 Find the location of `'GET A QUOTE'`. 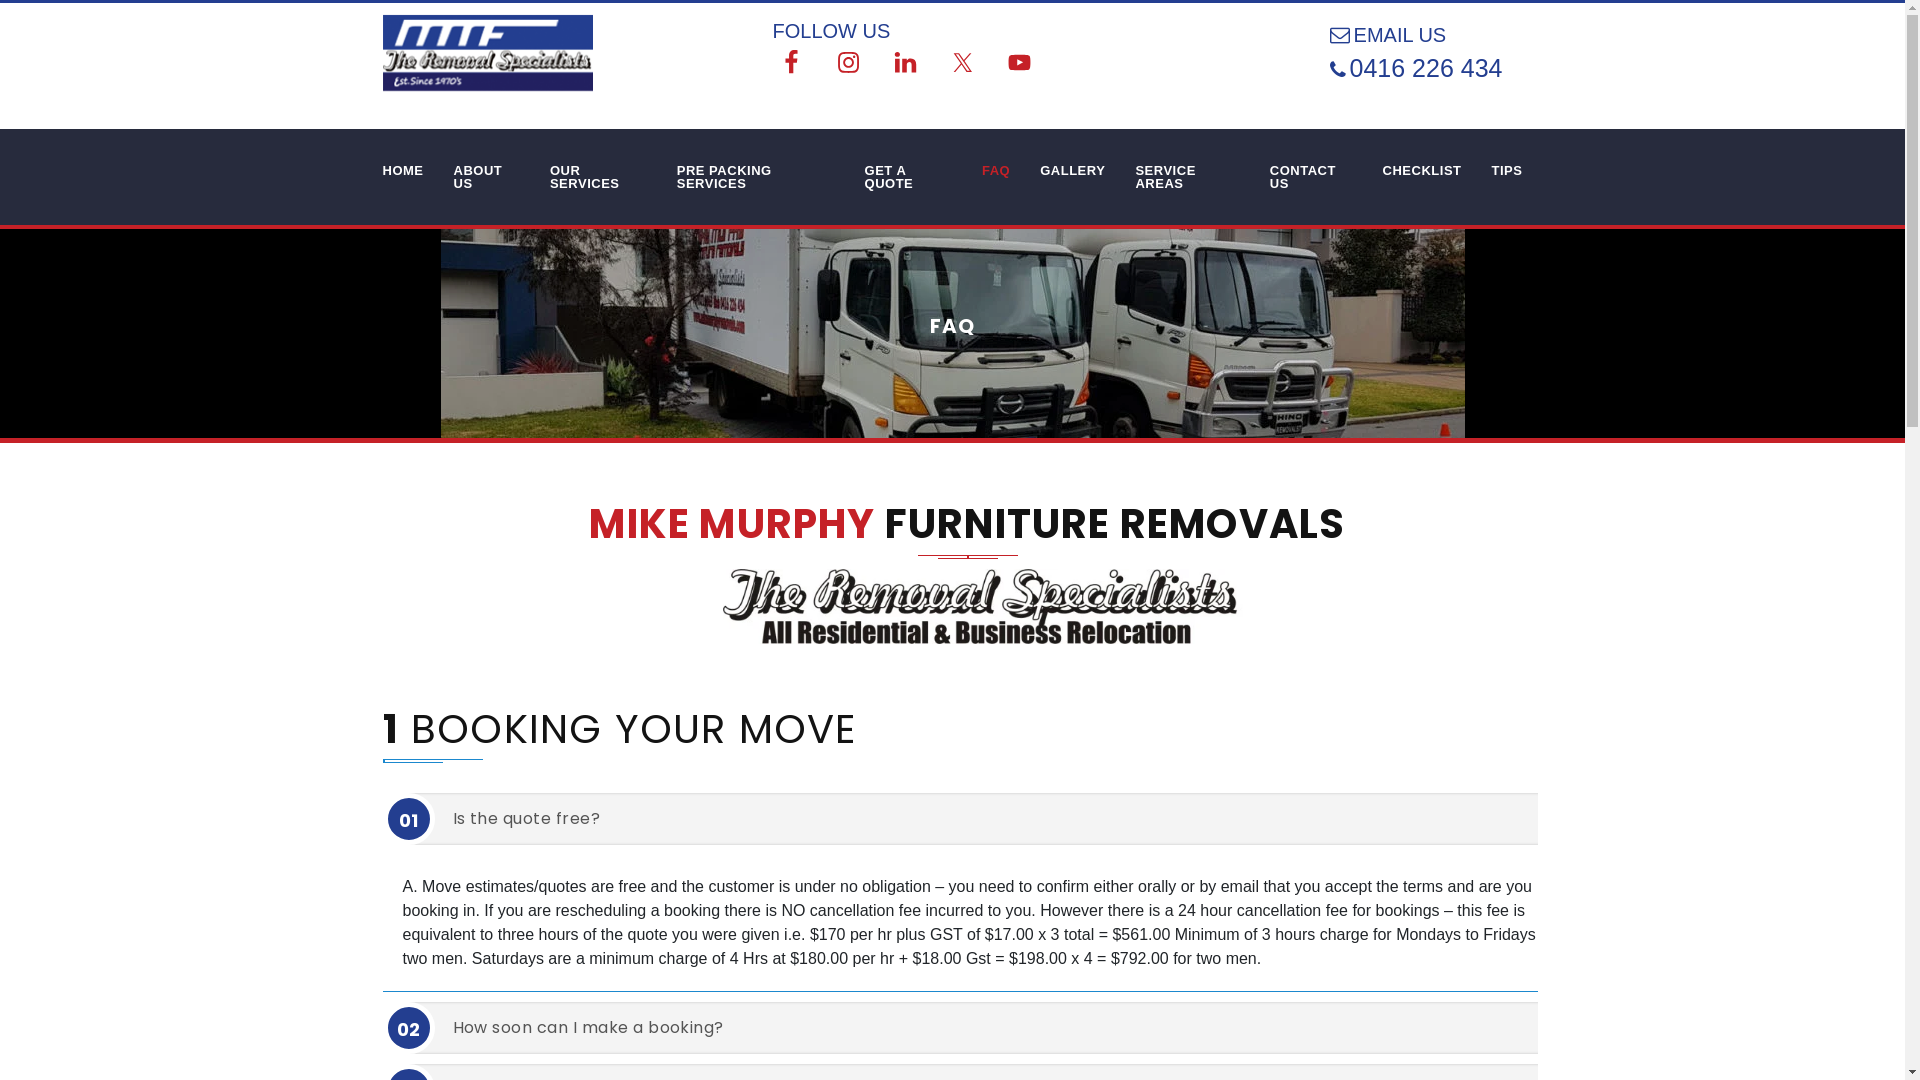

'GET A QUOTE' is located at coordinates (907, 176).